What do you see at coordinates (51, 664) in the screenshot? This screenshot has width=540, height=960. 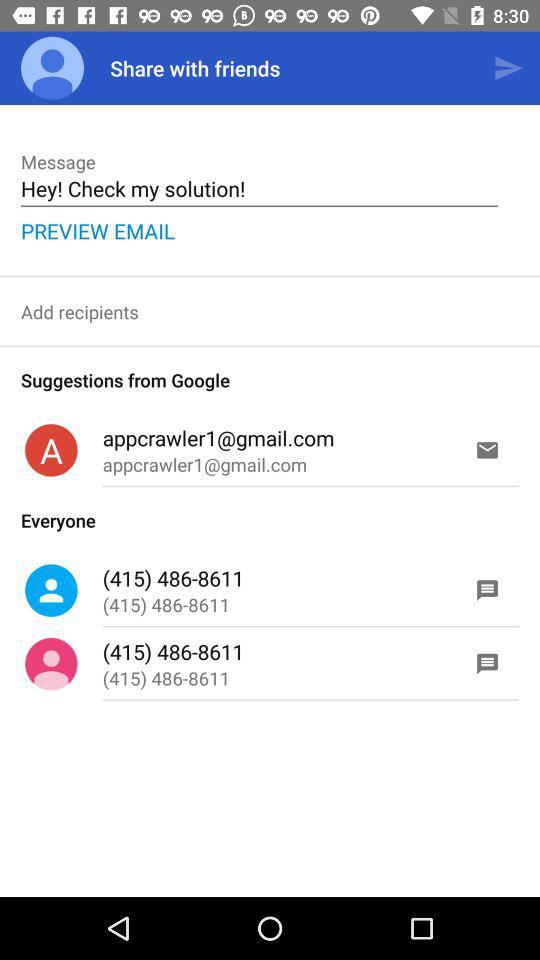 I see `the pink icon which is beside 415 4868611 at bottom of the page` at bounding box center [51, 664].